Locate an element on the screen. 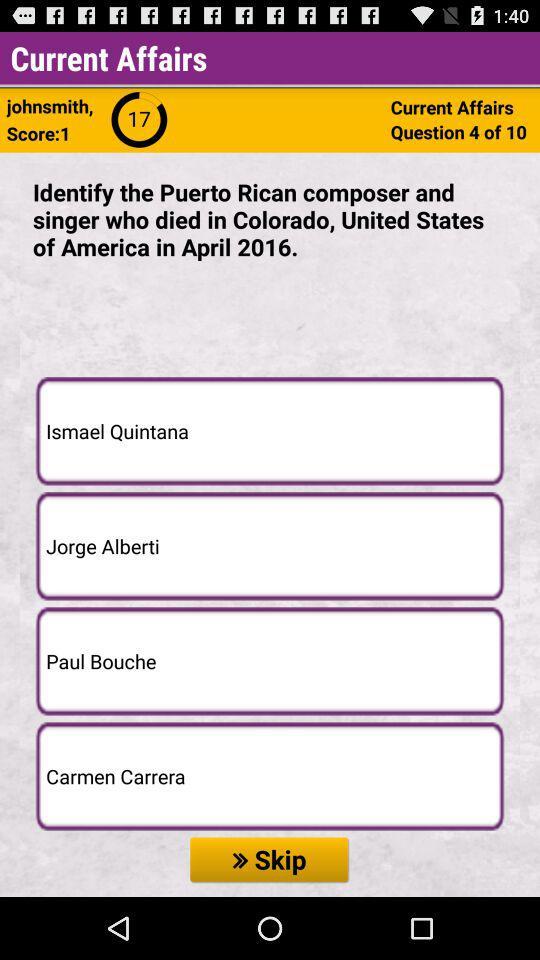 Image resolution: width=540 pixels, height=960 pixels. the first option is located at coordinates (270, 431).